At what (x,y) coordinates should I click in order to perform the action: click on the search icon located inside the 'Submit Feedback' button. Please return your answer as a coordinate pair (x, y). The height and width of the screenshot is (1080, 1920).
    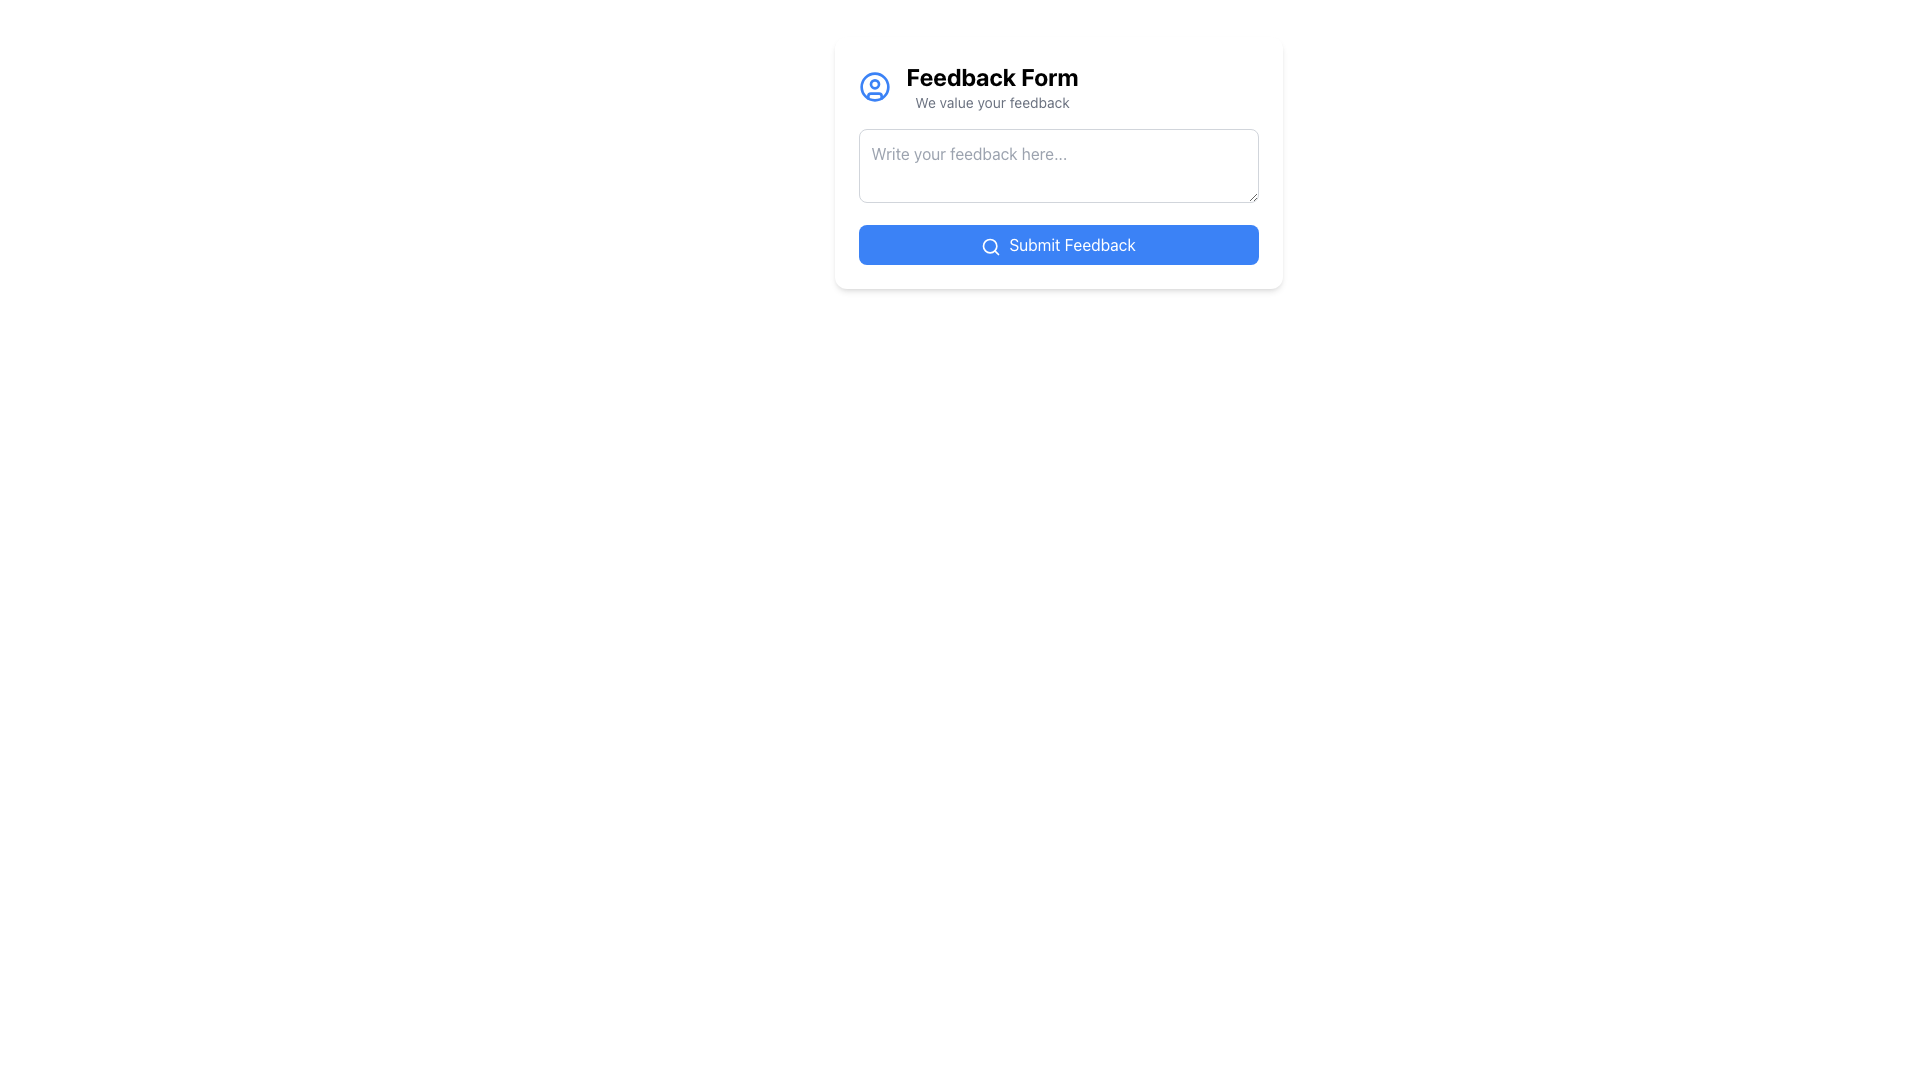
    Looking at the image, I should click on (991, 245).